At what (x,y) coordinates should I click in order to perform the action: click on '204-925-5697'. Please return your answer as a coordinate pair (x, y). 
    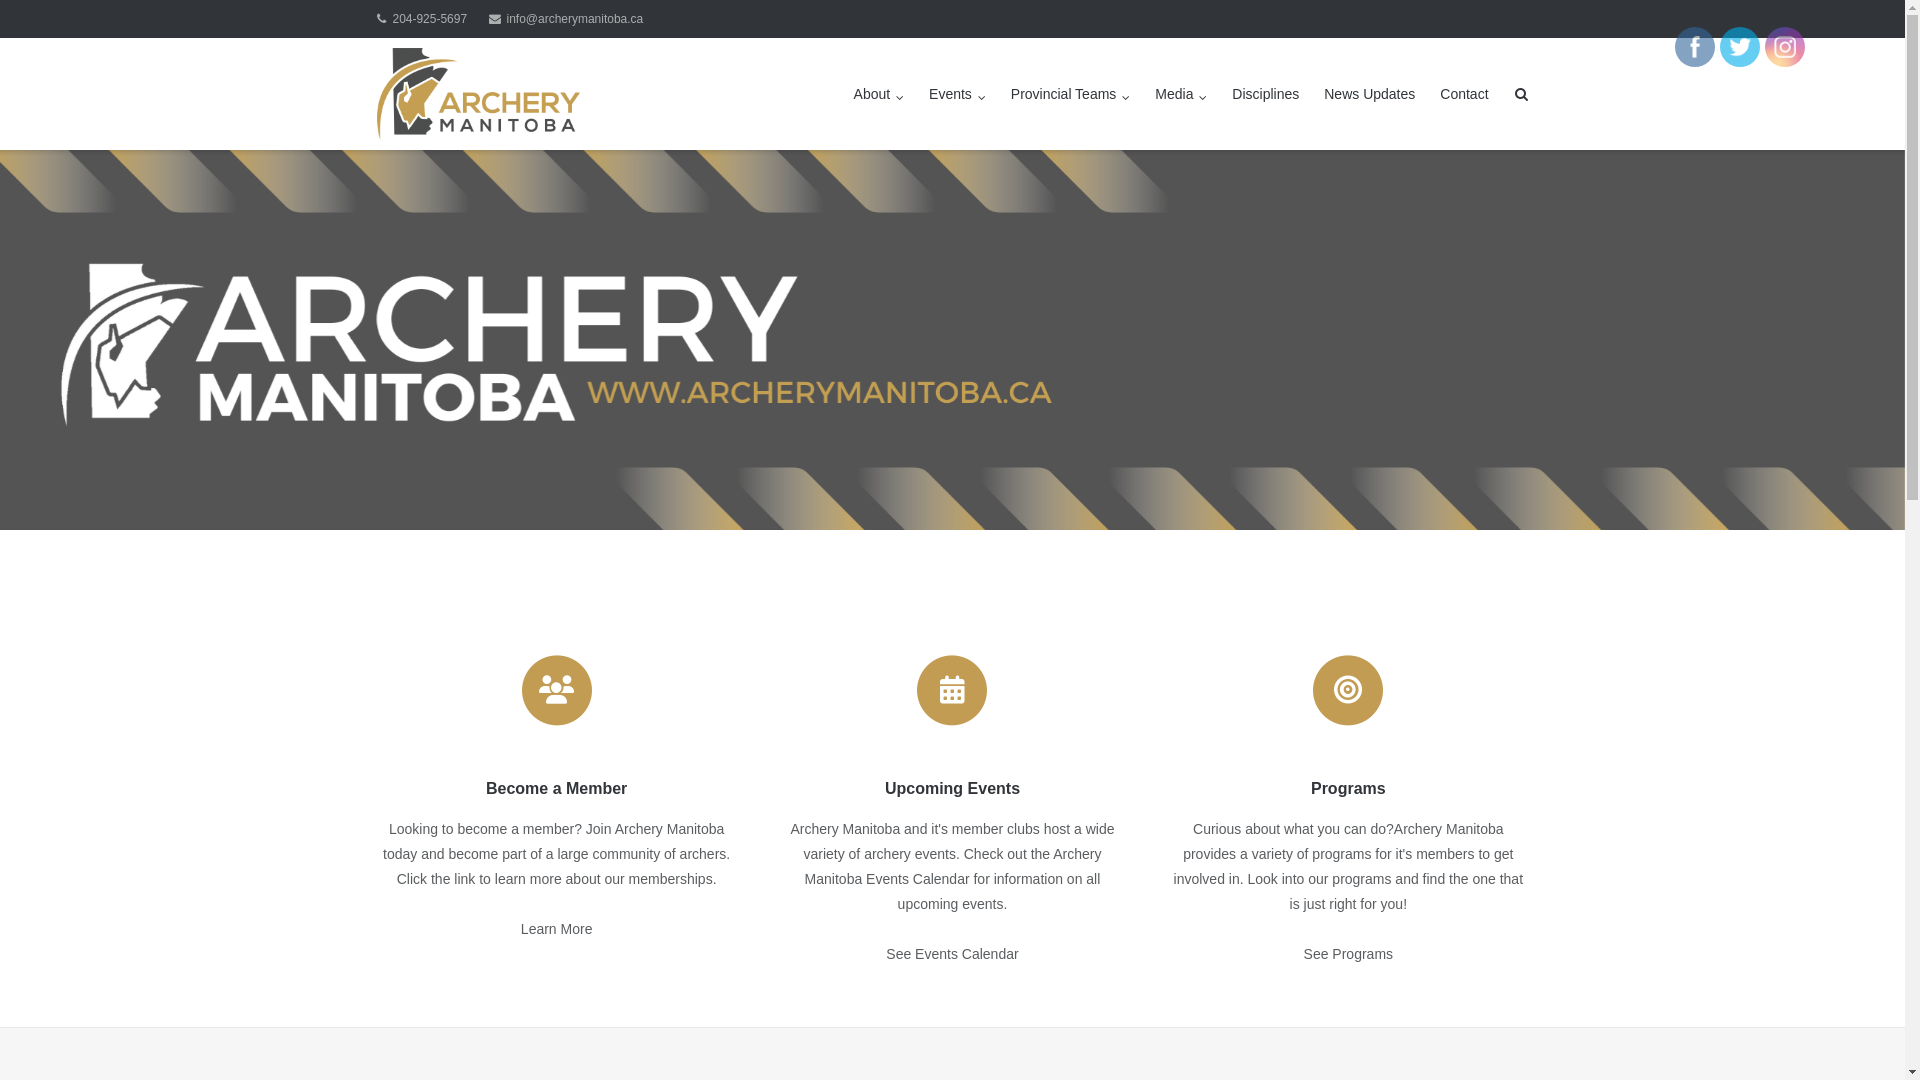
    Looking at the image, I should click on (421, 19).